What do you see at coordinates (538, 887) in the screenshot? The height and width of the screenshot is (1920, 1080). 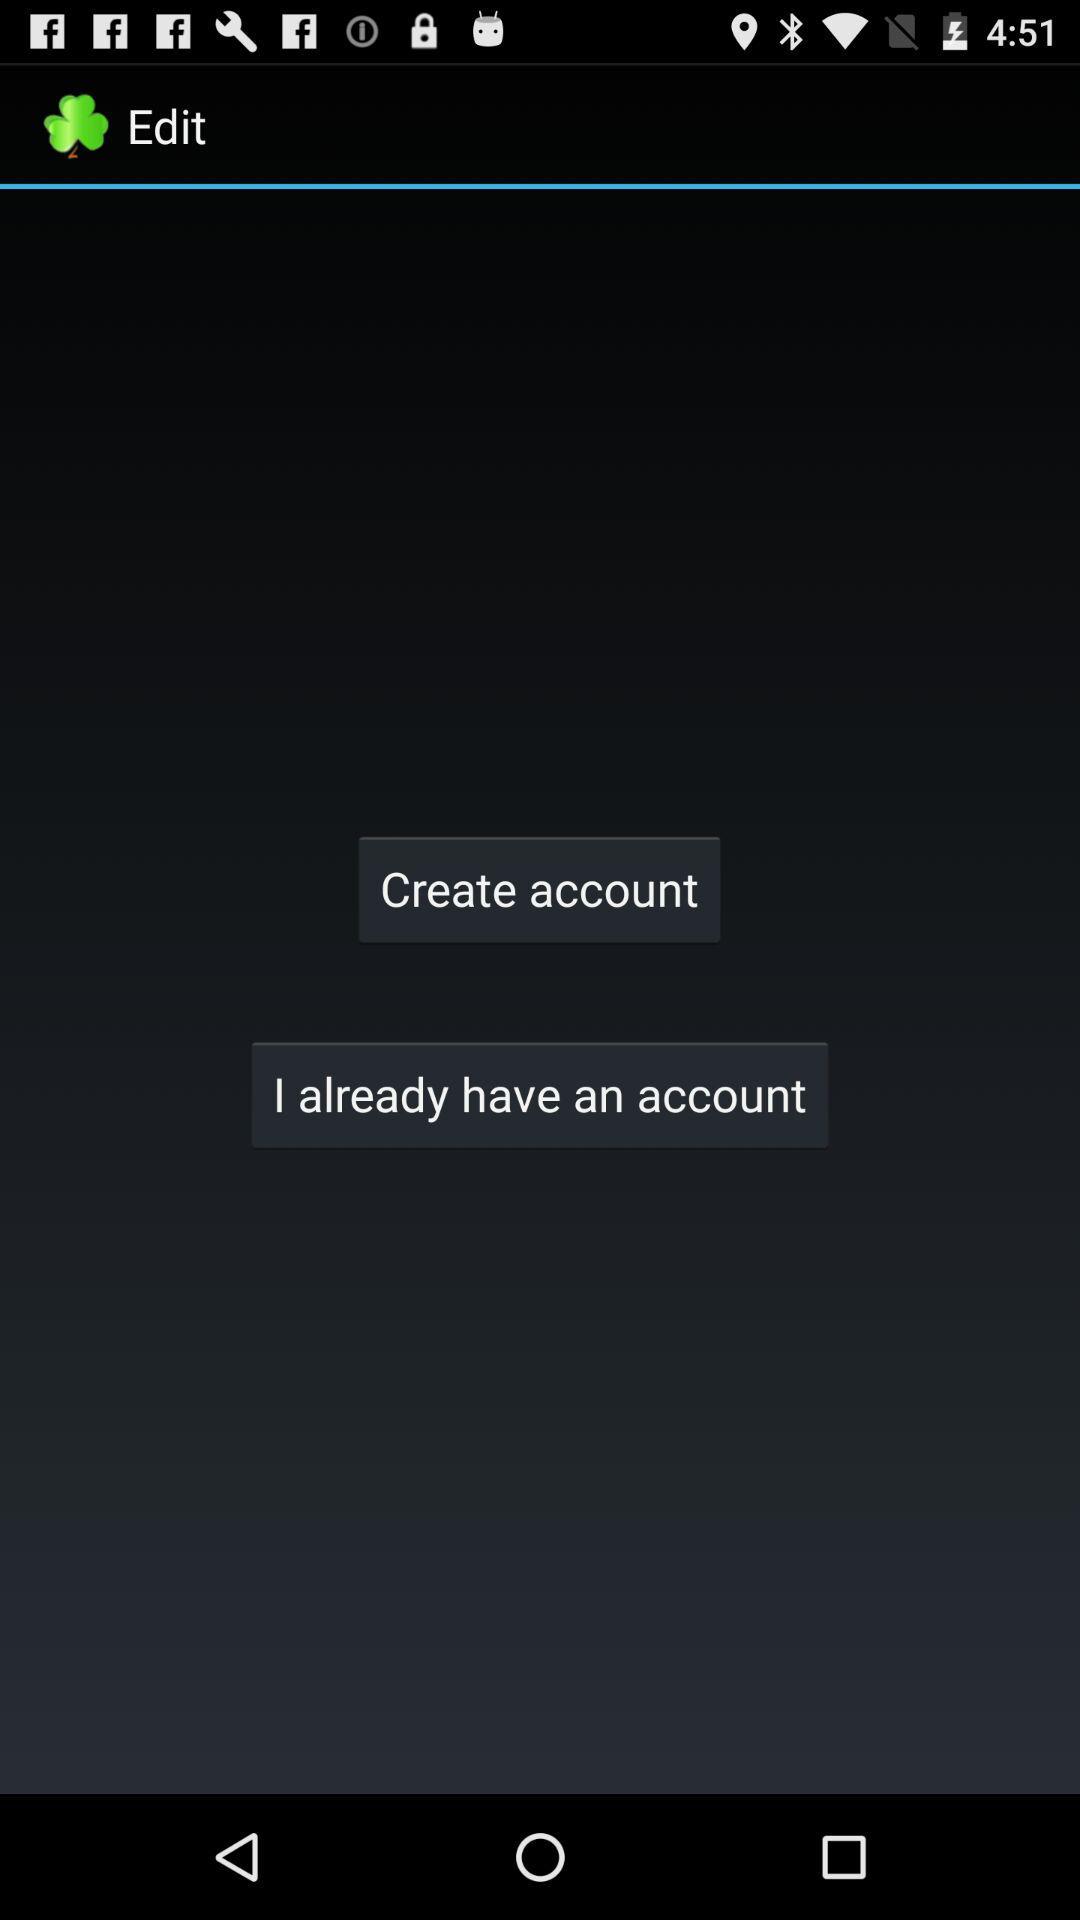 I see `the create account item` at bounding box center [538, 887].